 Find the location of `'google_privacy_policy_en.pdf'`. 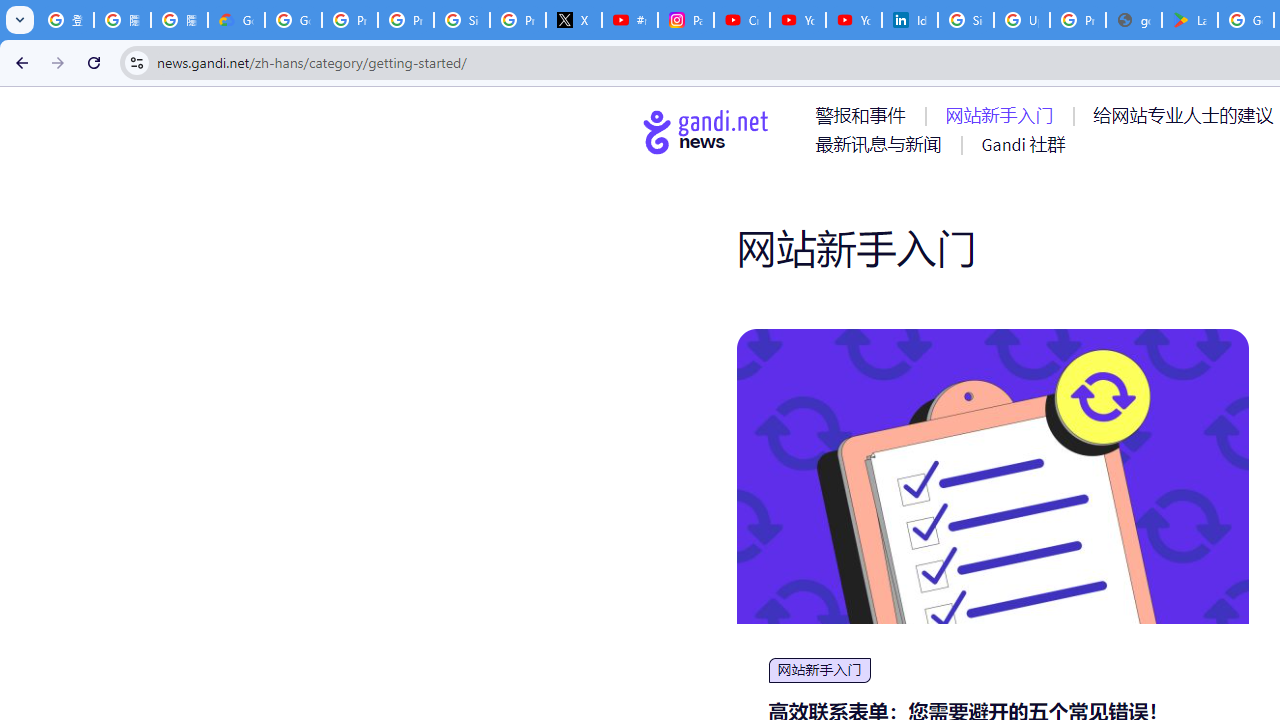

'google_privacy_policy_en.pdf' is located at coordinates (1134, 20).